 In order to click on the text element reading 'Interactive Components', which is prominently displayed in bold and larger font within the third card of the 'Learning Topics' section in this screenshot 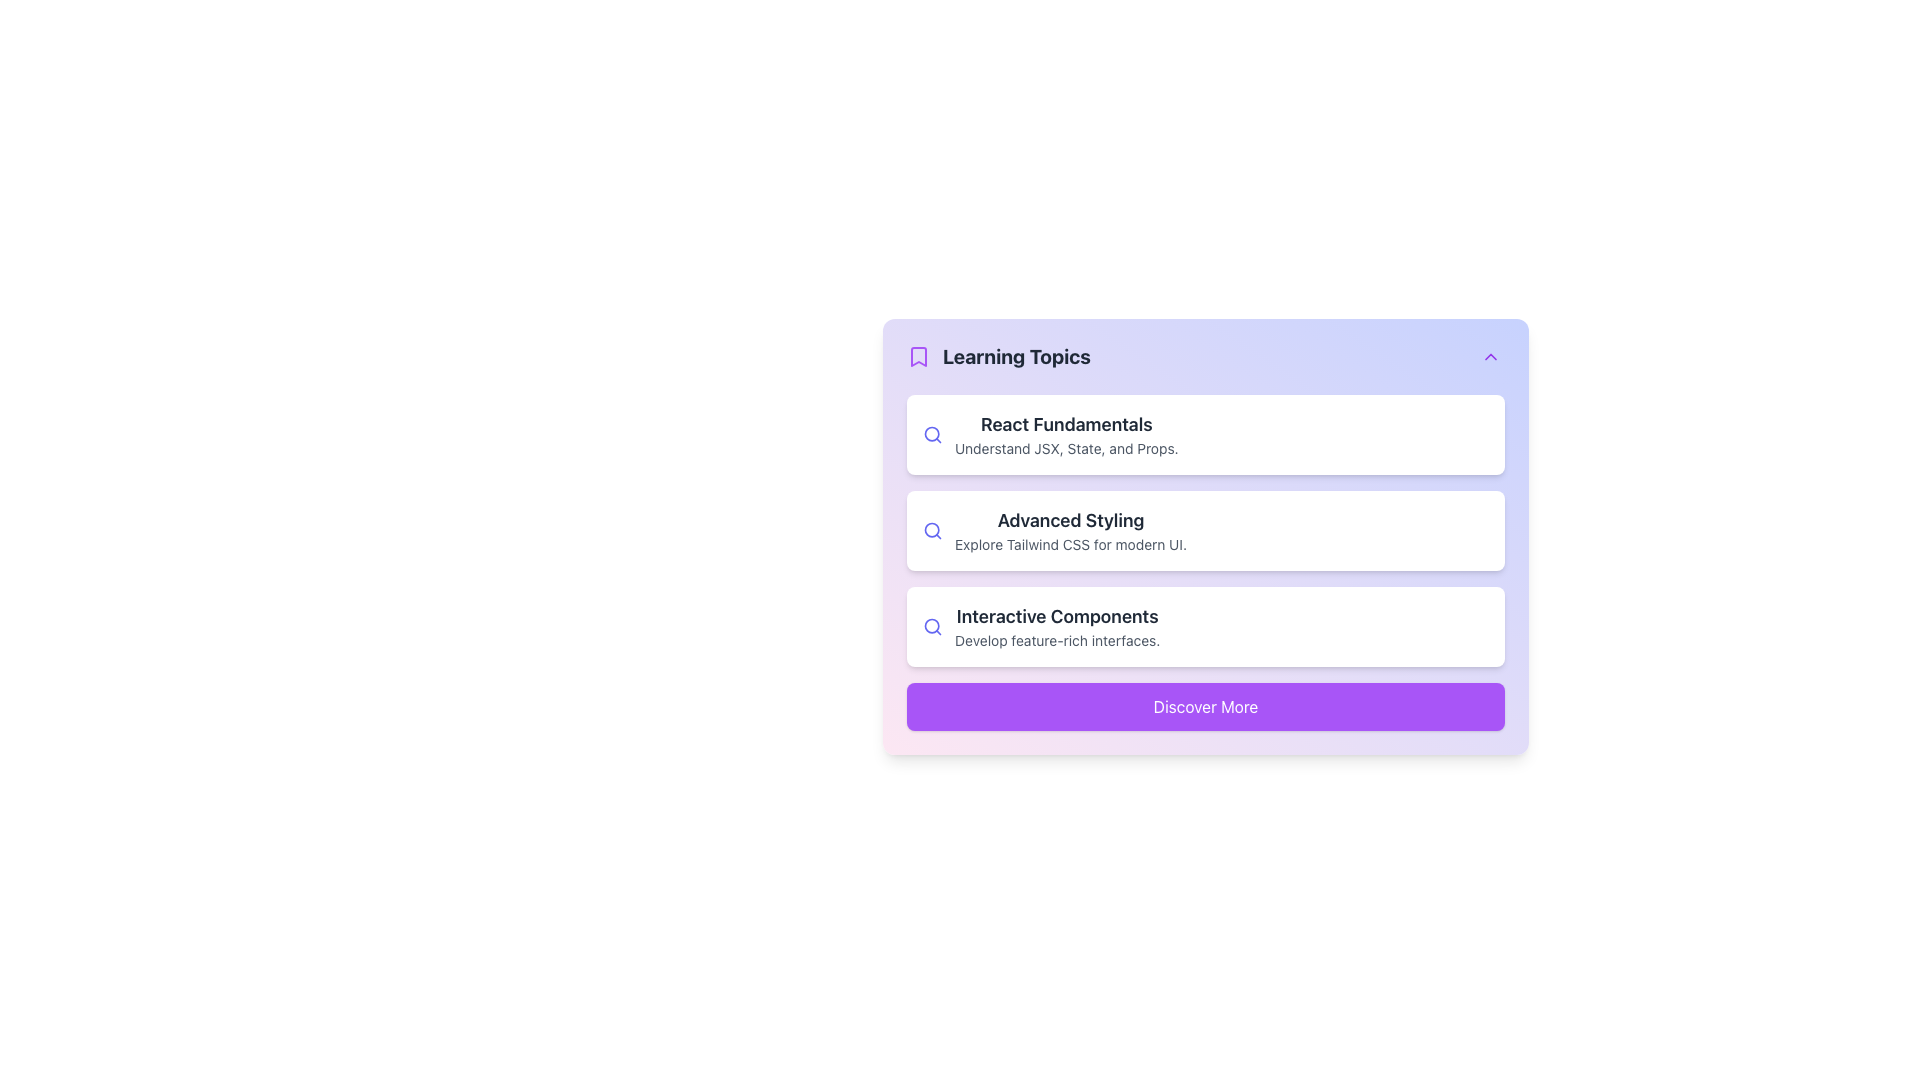, I will do `click(1056, 616)`.